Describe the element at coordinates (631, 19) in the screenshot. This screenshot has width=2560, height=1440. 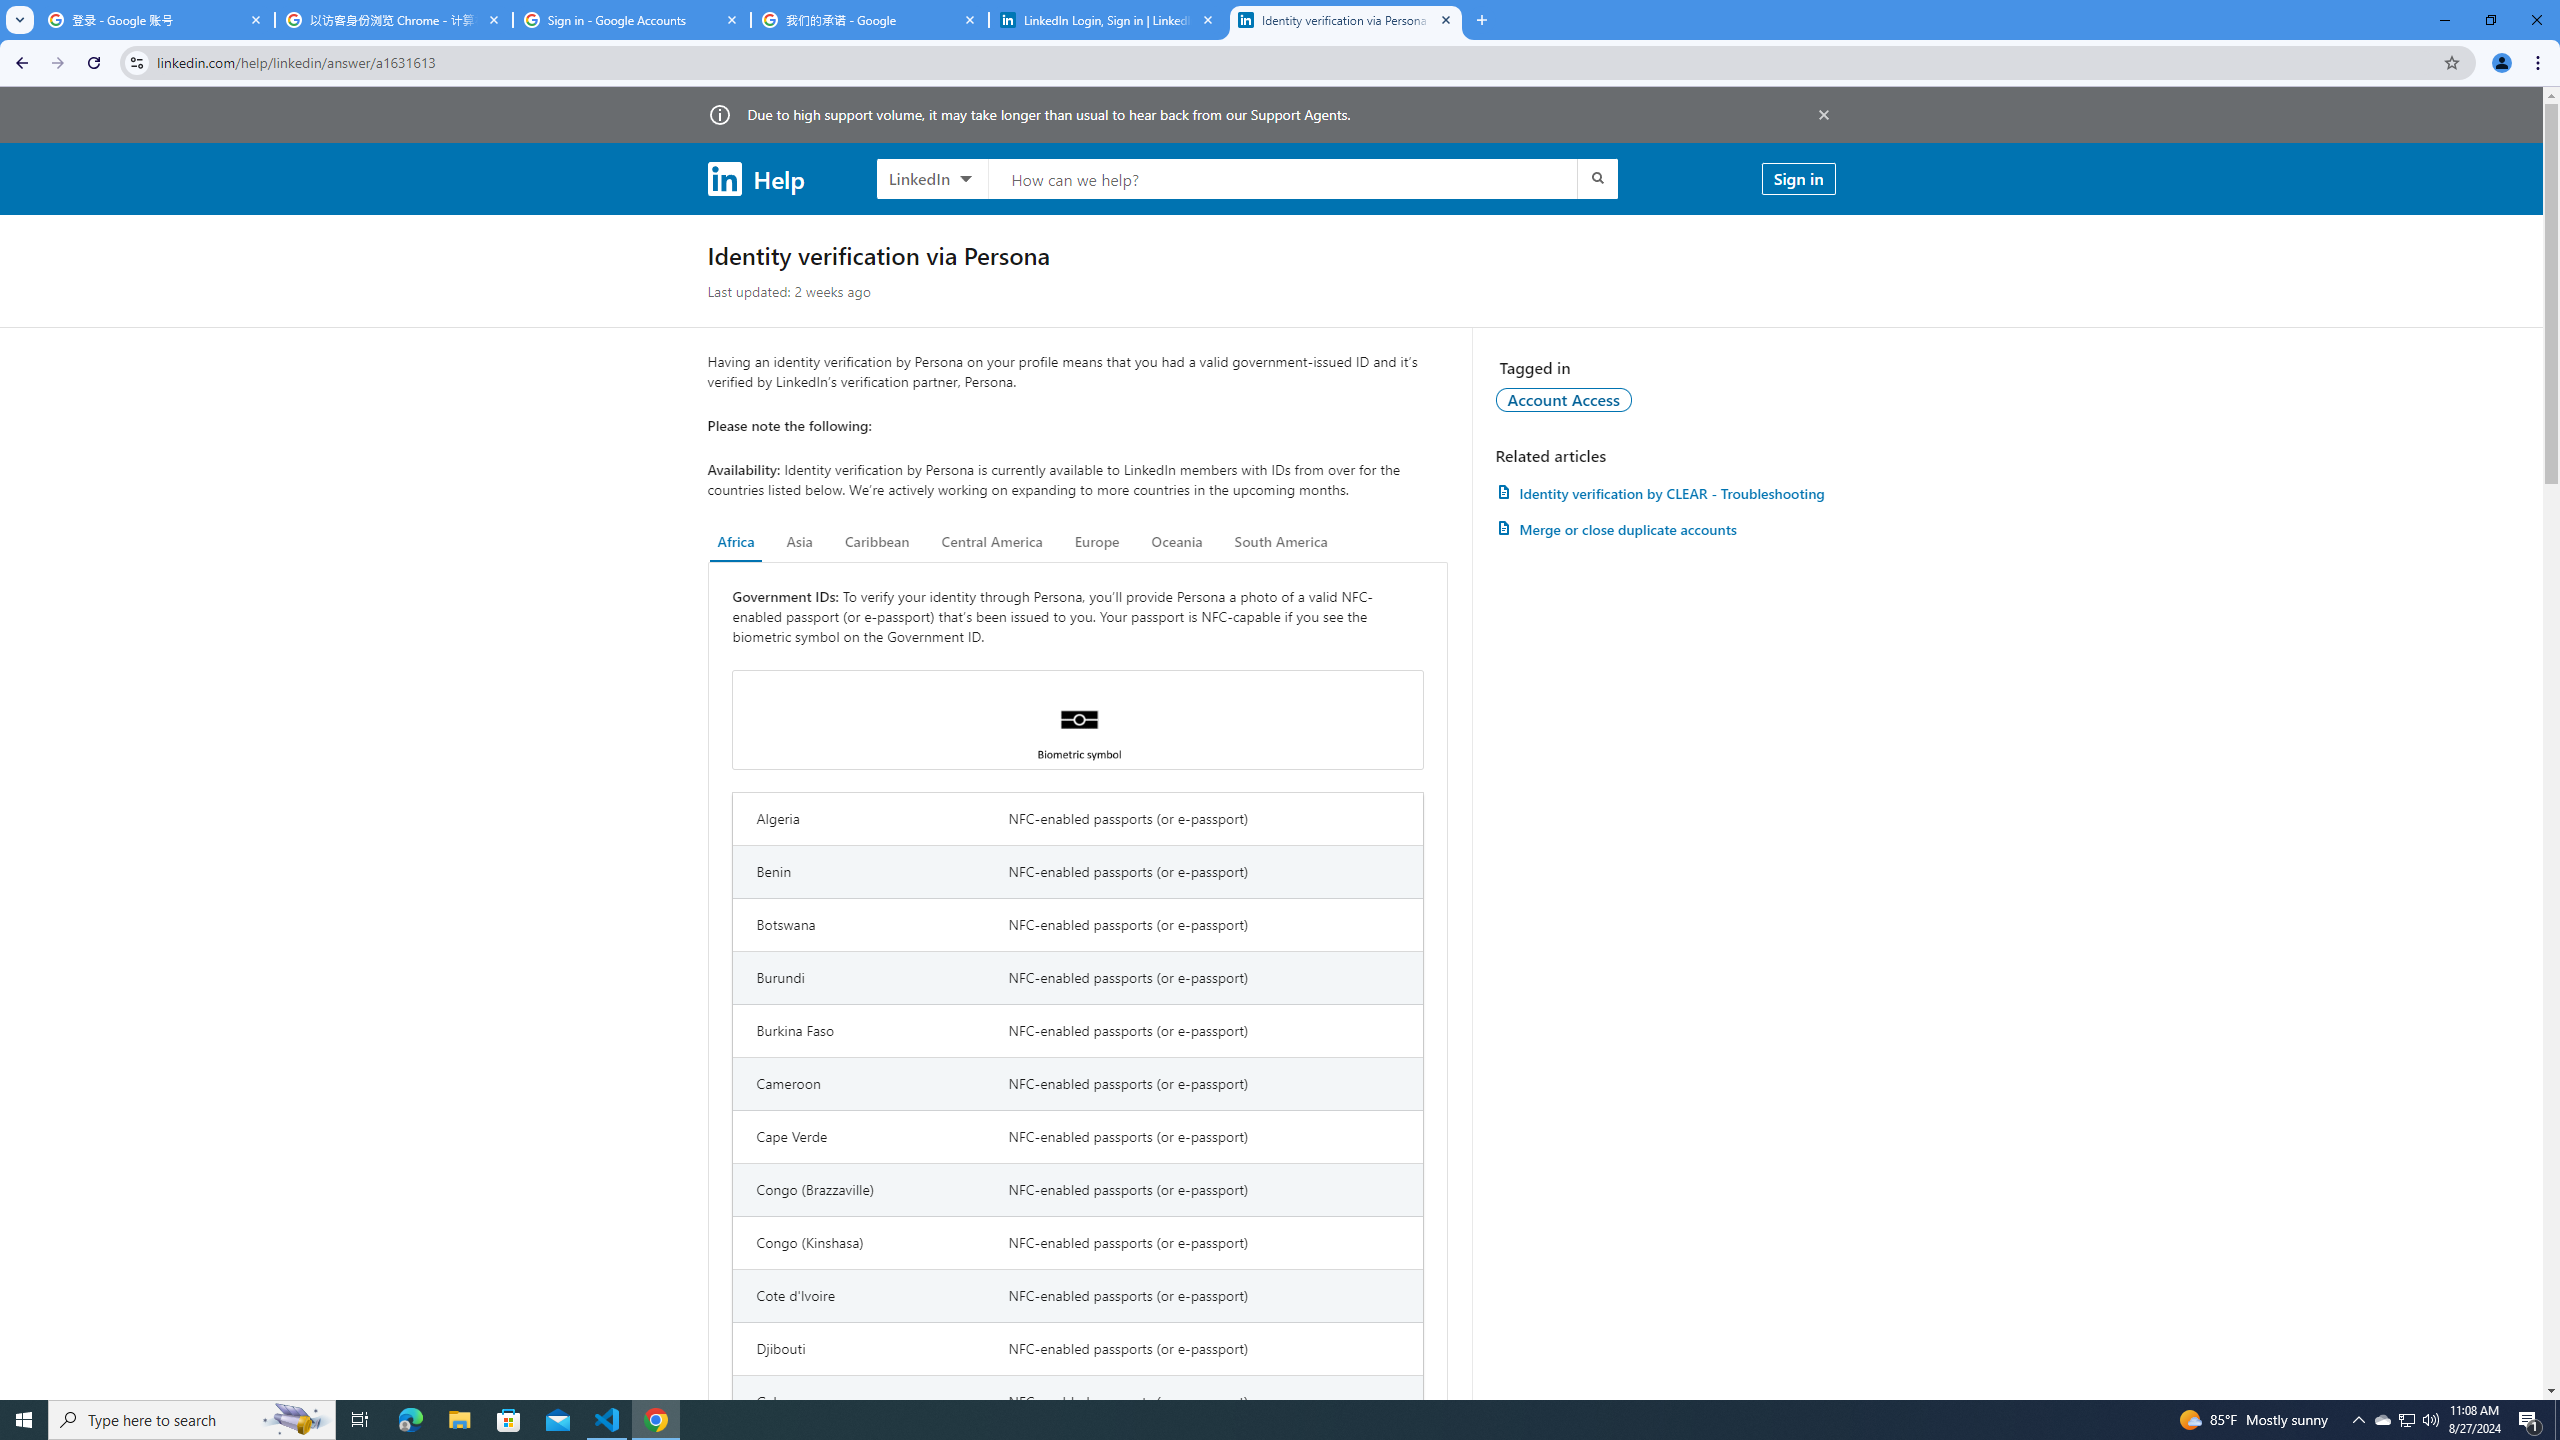
I see `'Sign in - Google Accounts'` at that location.